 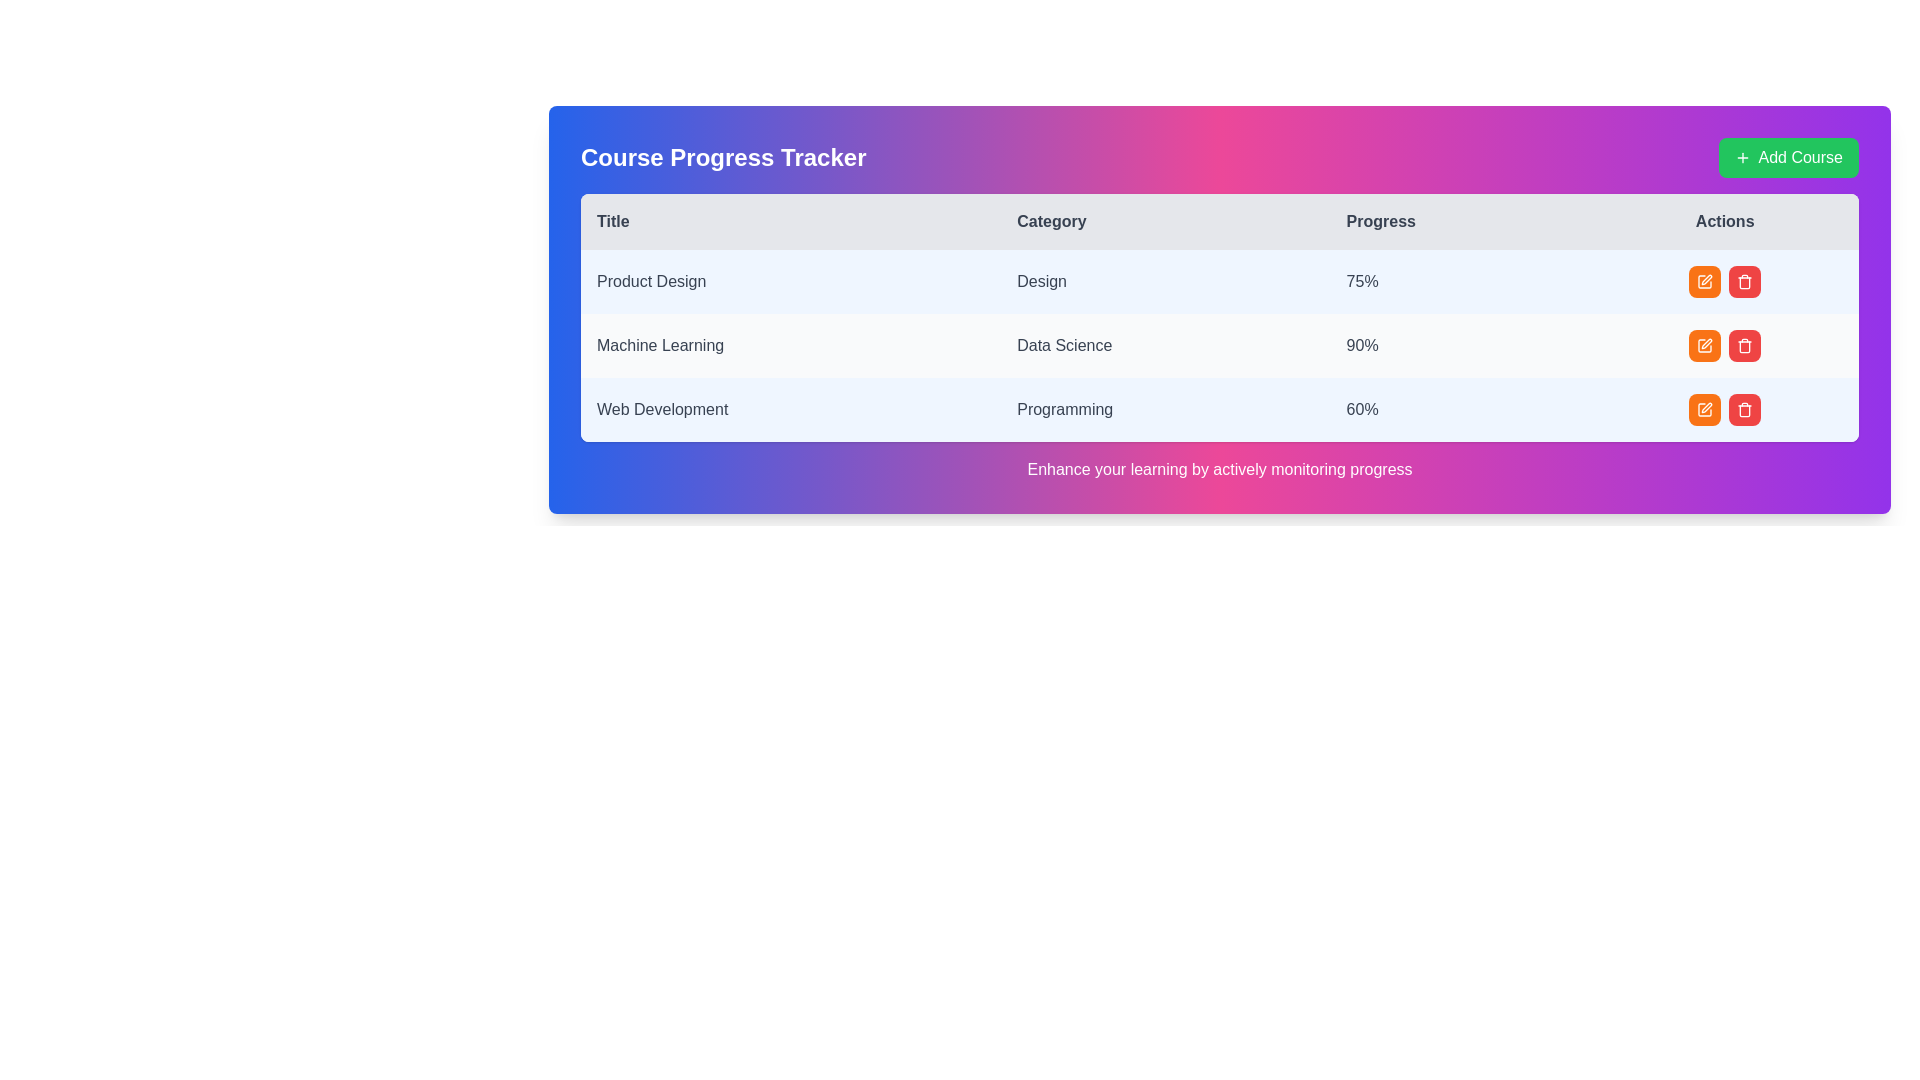 What do you see at coordinates (1744, 408) in the screenshot?
I see `the delete icon button in the 'Actions' column of the table row for the 'Web Development' course` at bounding box center [1744, 408].